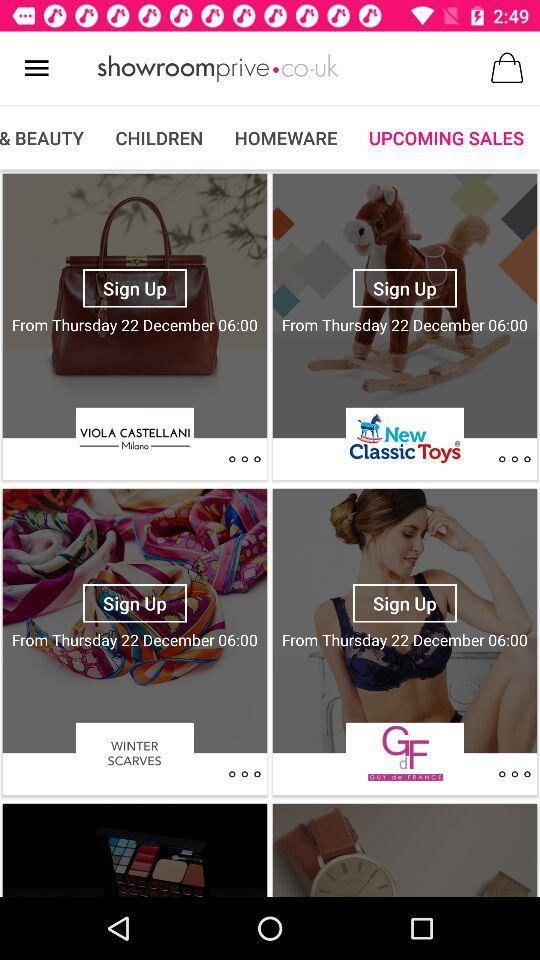 The height and width of the screenshot is (960, 540). I want to click on the second image which is on the bottom of the page, so click(405, 847).